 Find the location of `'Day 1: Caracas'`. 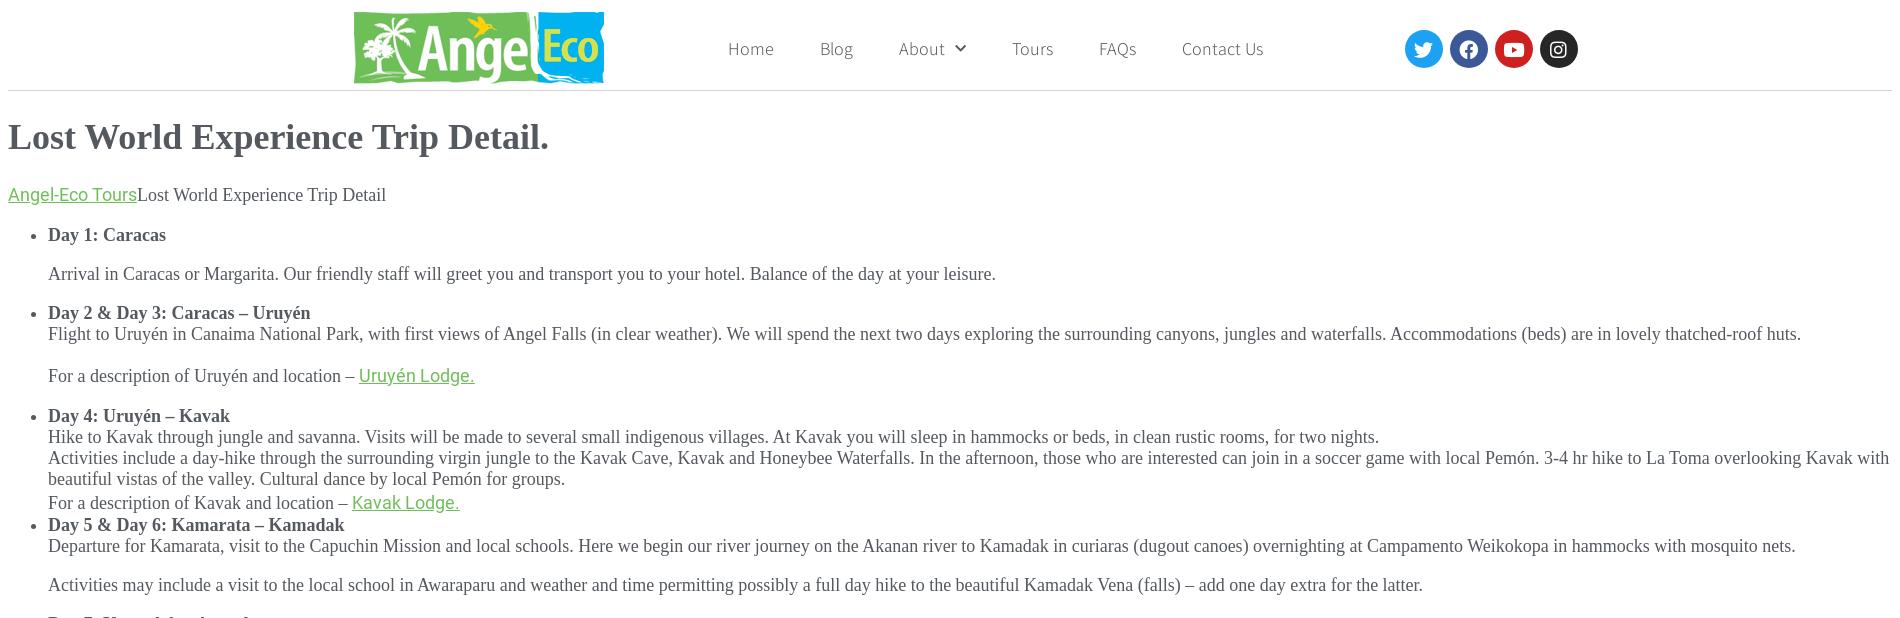

'Day 1: Caracas' is located at coordinates (106, 233).